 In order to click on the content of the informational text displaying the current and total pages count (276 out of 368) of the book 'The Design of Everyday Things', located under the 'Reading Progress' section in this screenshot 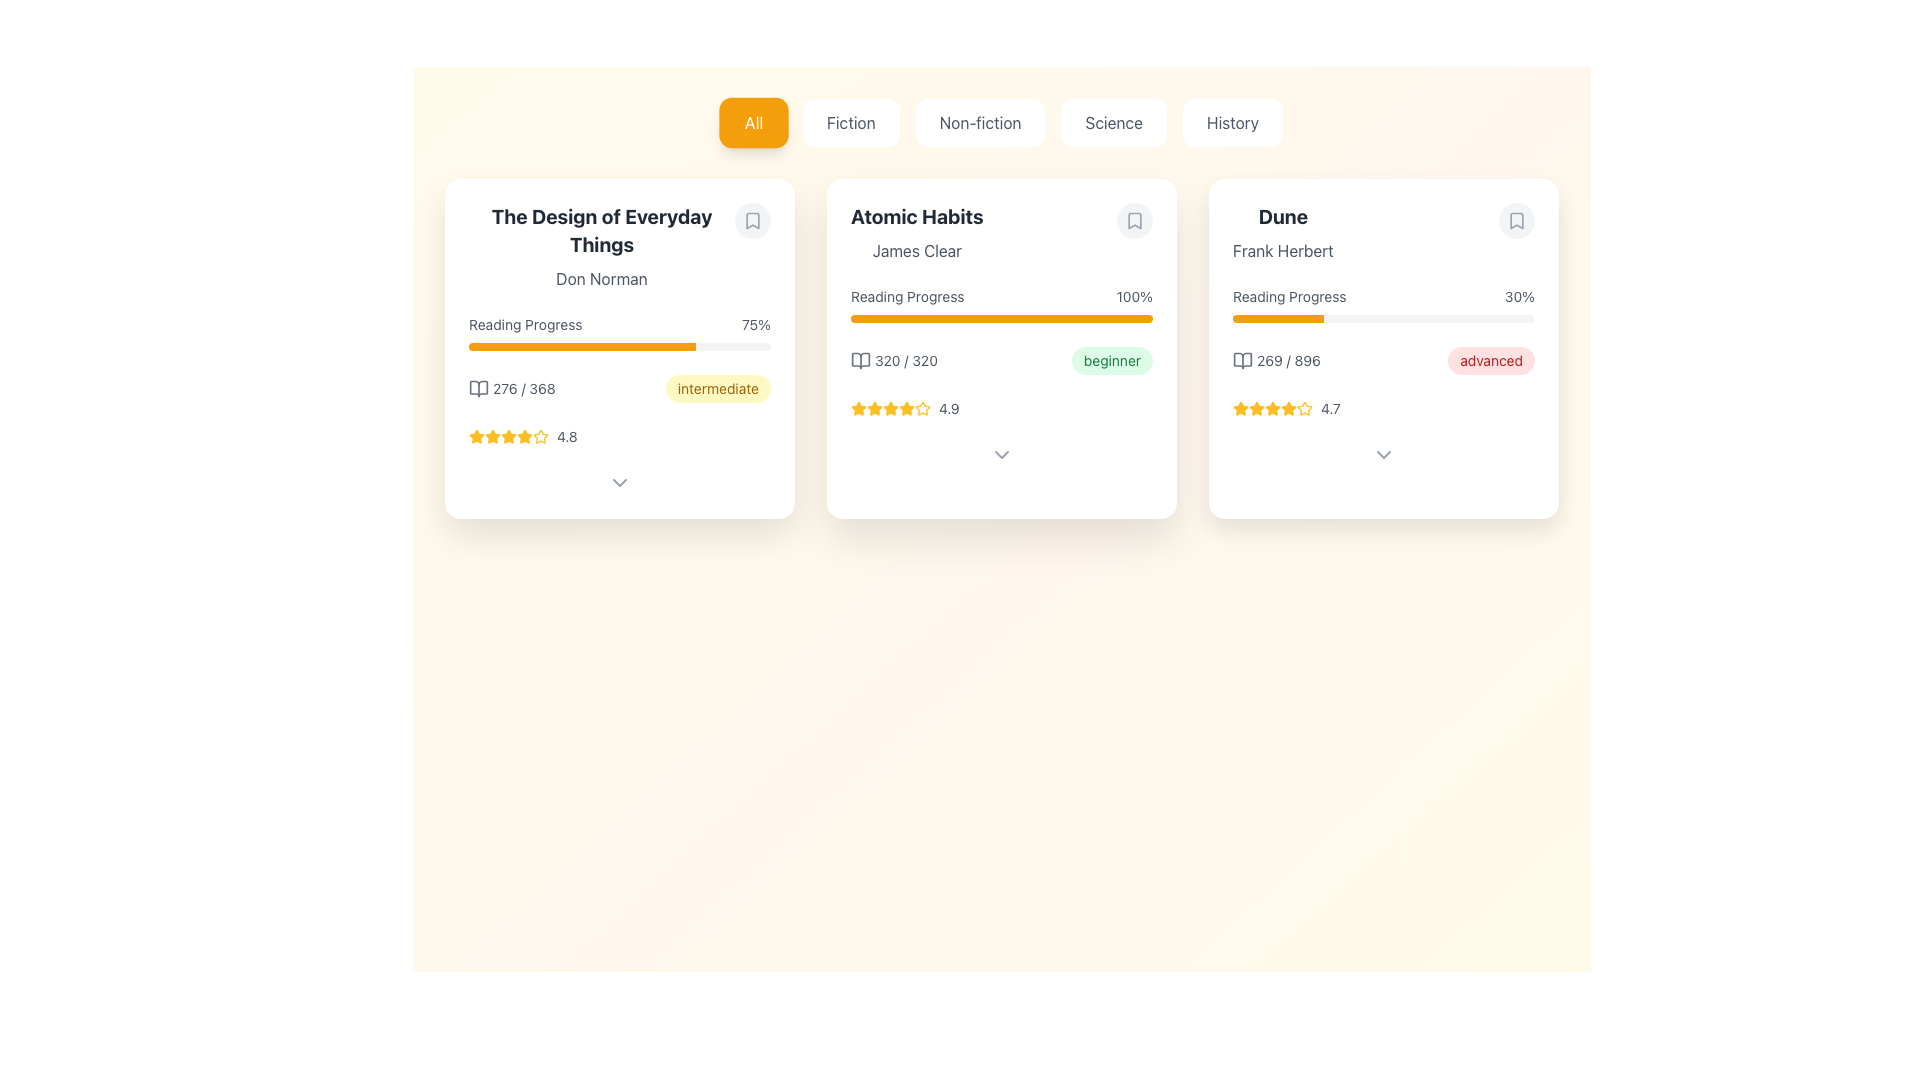, I will do `click(512, 389)`.